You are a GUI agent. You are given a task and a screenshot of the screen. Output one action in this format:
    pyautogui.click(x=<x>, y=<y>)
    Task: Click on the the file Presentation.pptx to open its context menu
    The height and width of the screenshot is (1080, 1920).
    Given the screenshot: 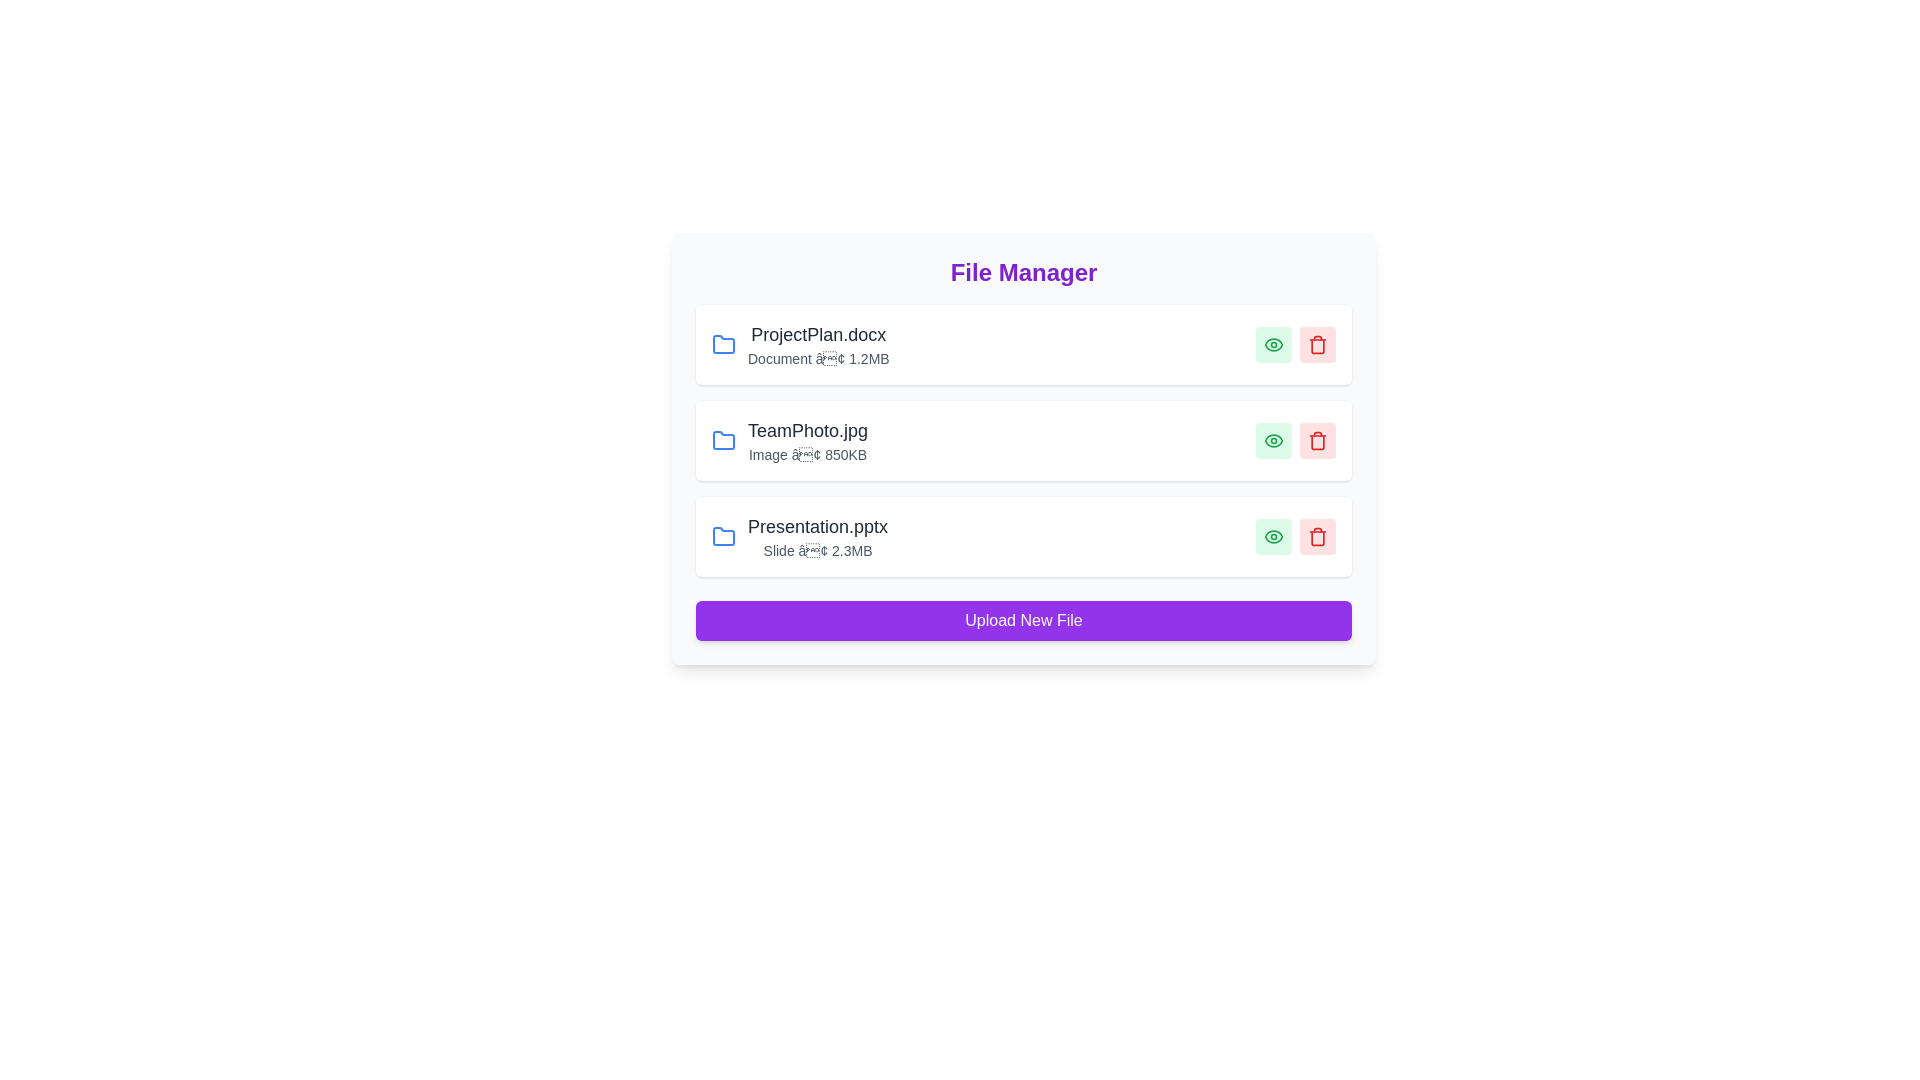 What is the action you would take?
    pyautogui.click(x=800, y=535)
    